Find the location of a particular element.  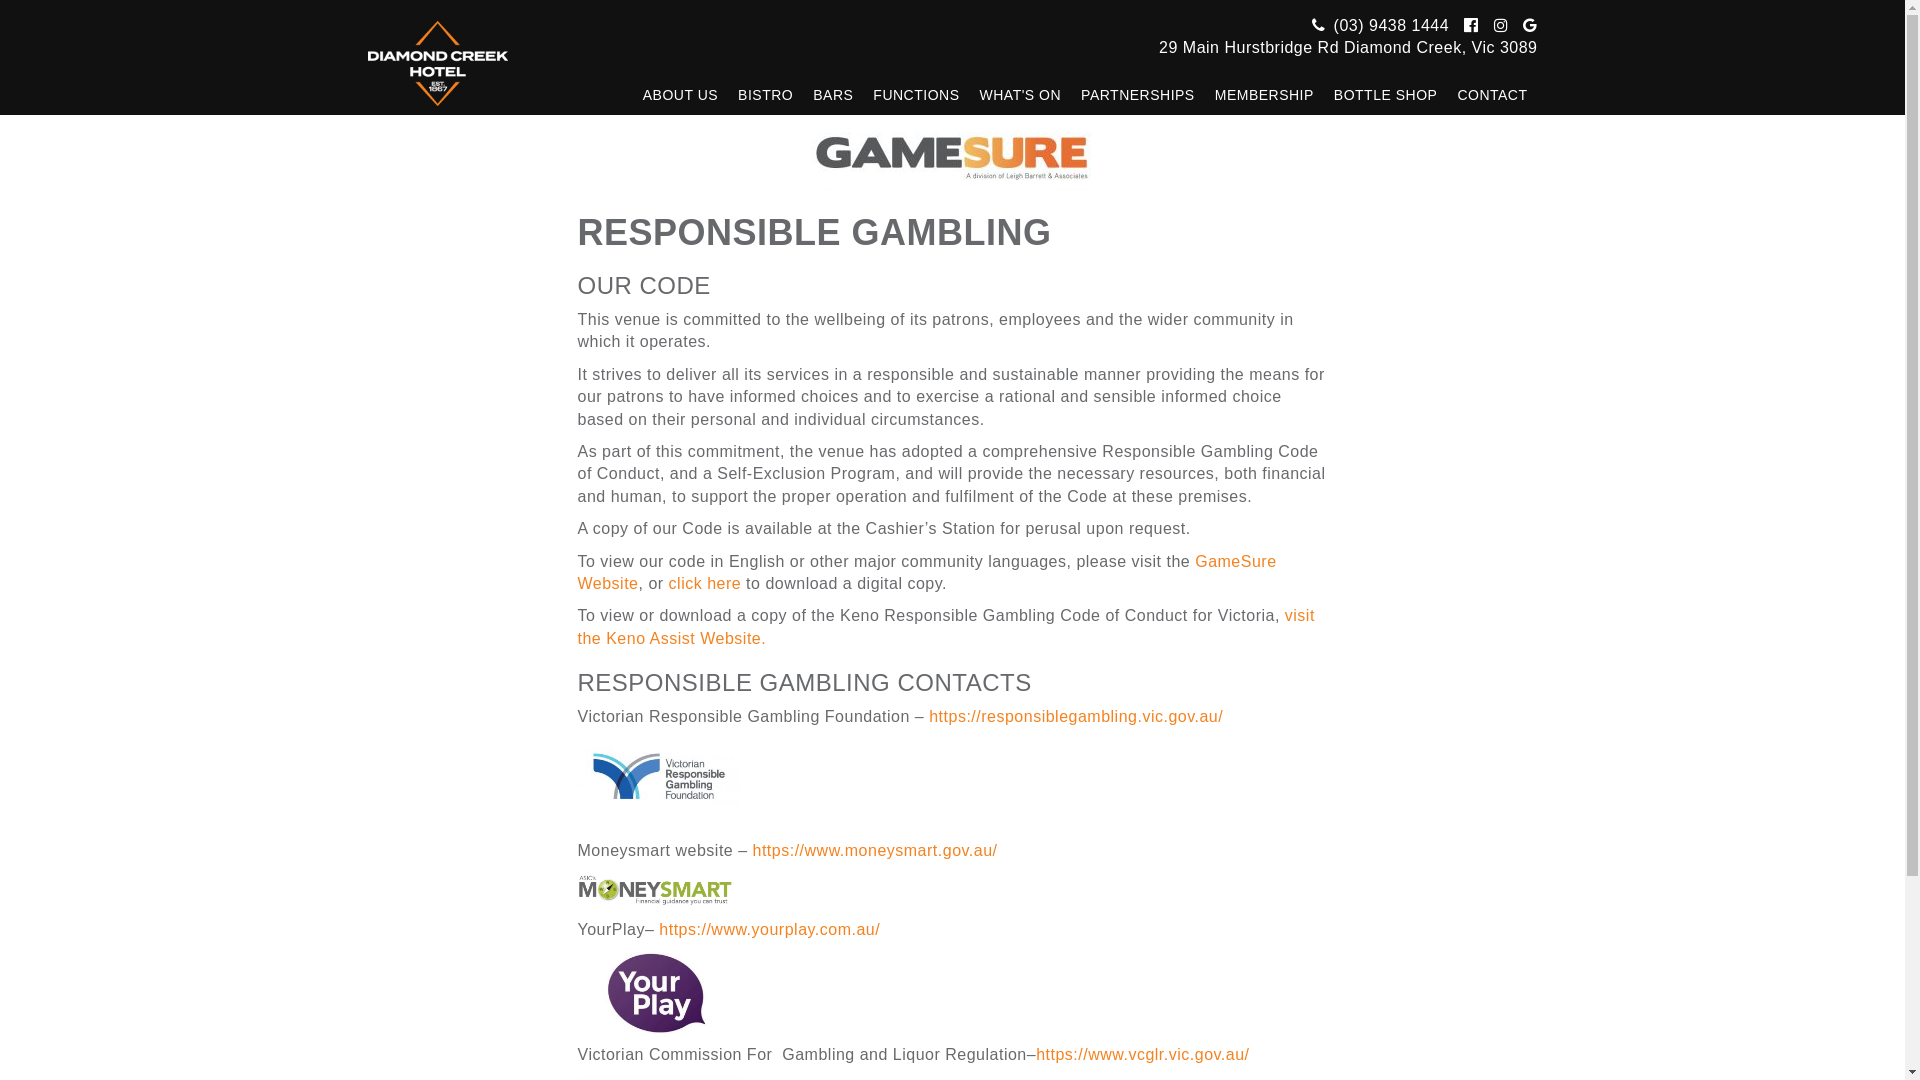

'https://www.moneysmart.gov.au/' is located at coordinates (875, 850).